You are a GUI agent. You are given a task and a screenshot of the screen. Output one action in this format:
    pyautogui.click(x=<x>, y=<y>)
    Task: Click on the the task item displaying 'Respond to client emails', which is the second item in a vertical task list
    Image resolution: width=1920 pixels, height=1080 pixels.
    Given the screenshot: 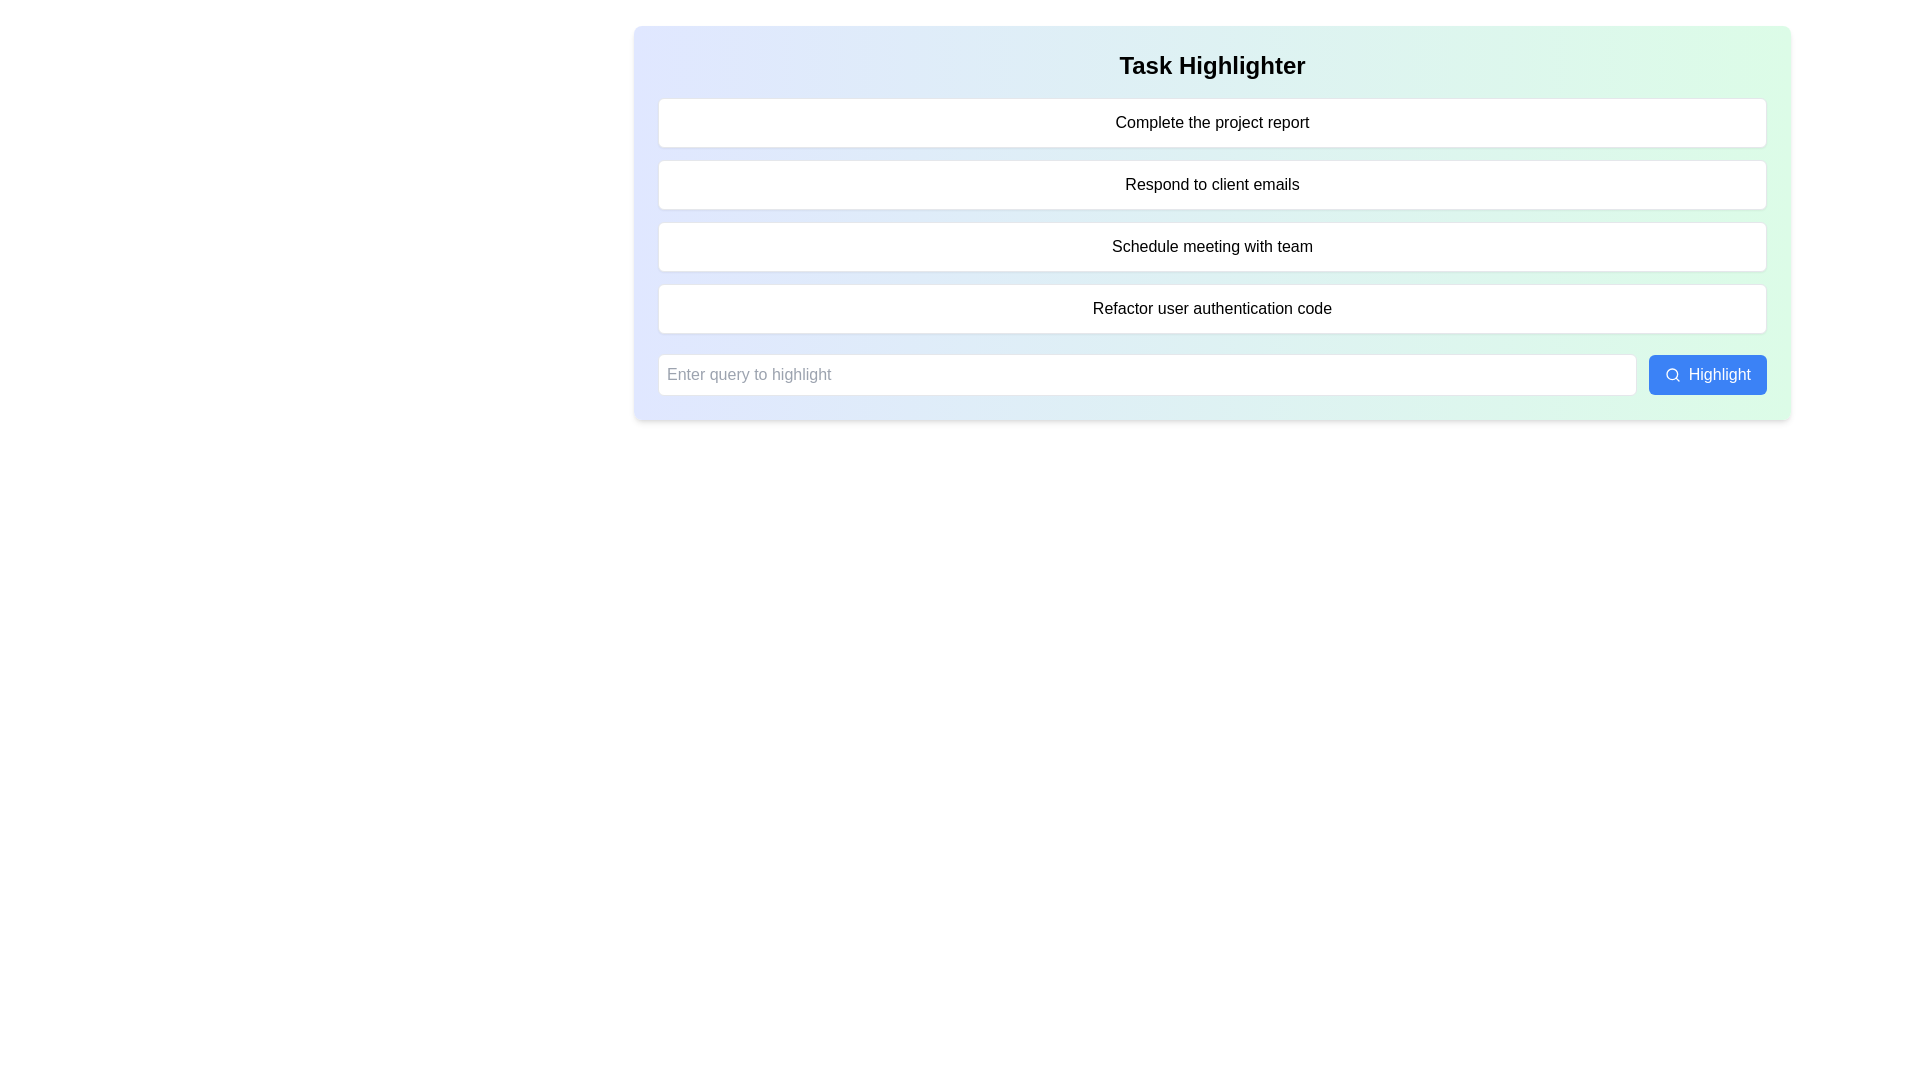 What is the action you would take?
    pyautogui.click(x=1211, y=185)
    